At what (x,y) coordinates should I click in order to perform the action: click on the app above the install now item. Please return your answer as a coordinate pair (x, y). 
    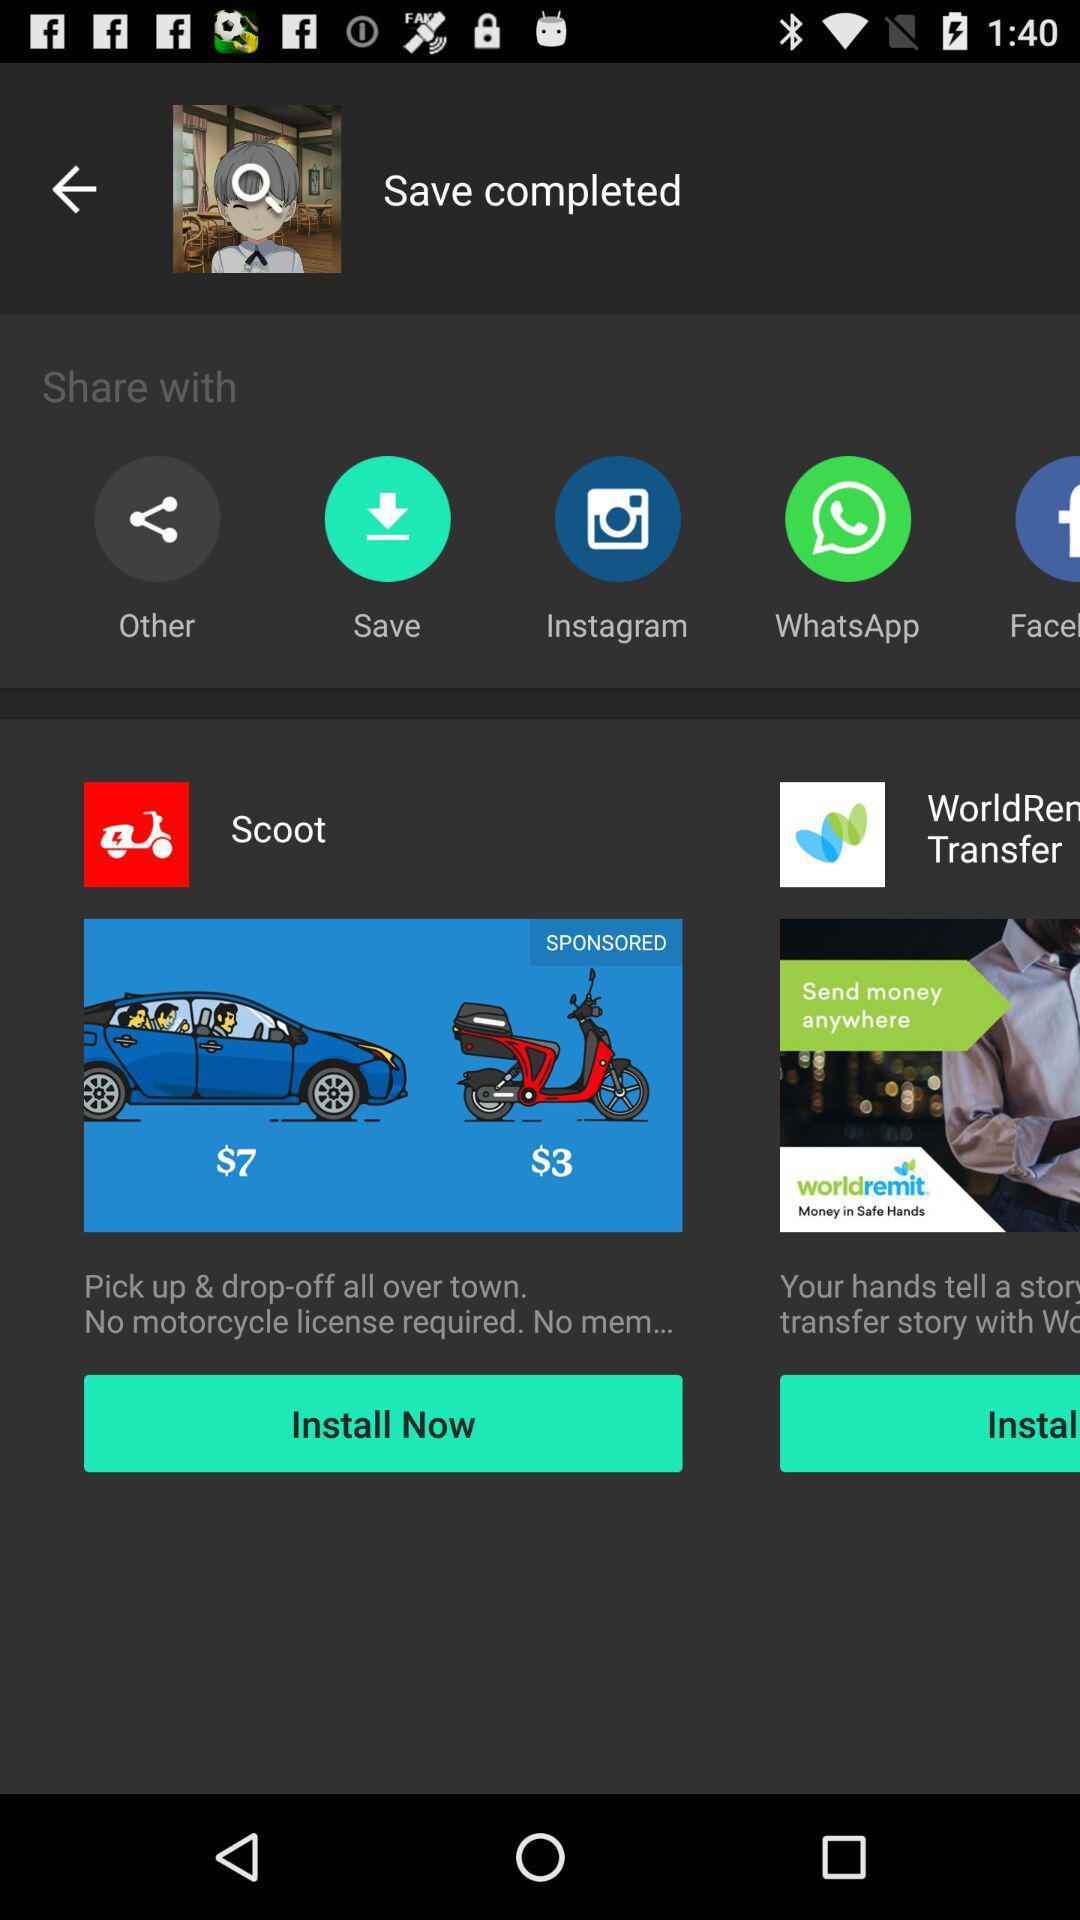
    Looking at the image, I should click on (383, 1303).